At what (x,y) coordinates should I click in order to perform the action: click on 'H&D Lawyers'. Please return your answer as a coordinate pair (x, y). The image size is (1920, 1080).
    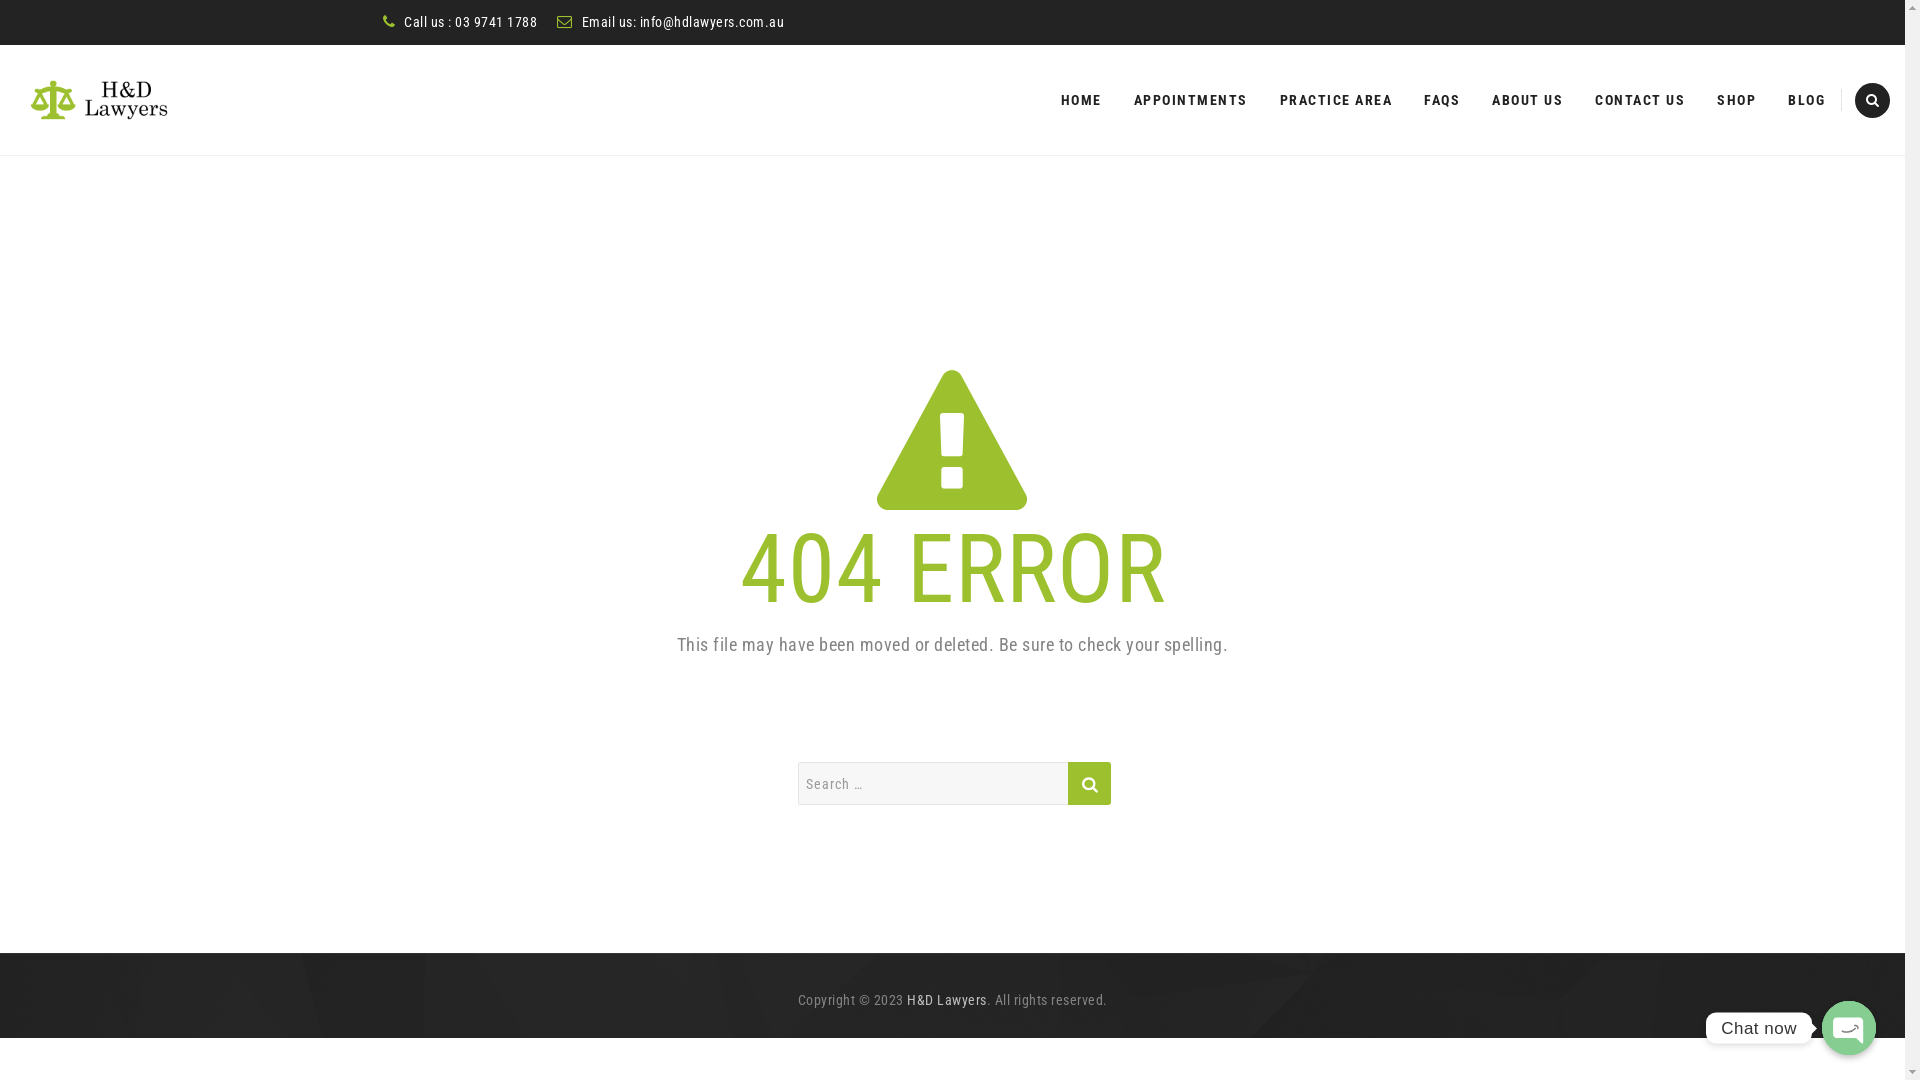
    Looking at the image, I should click on (945, 999).